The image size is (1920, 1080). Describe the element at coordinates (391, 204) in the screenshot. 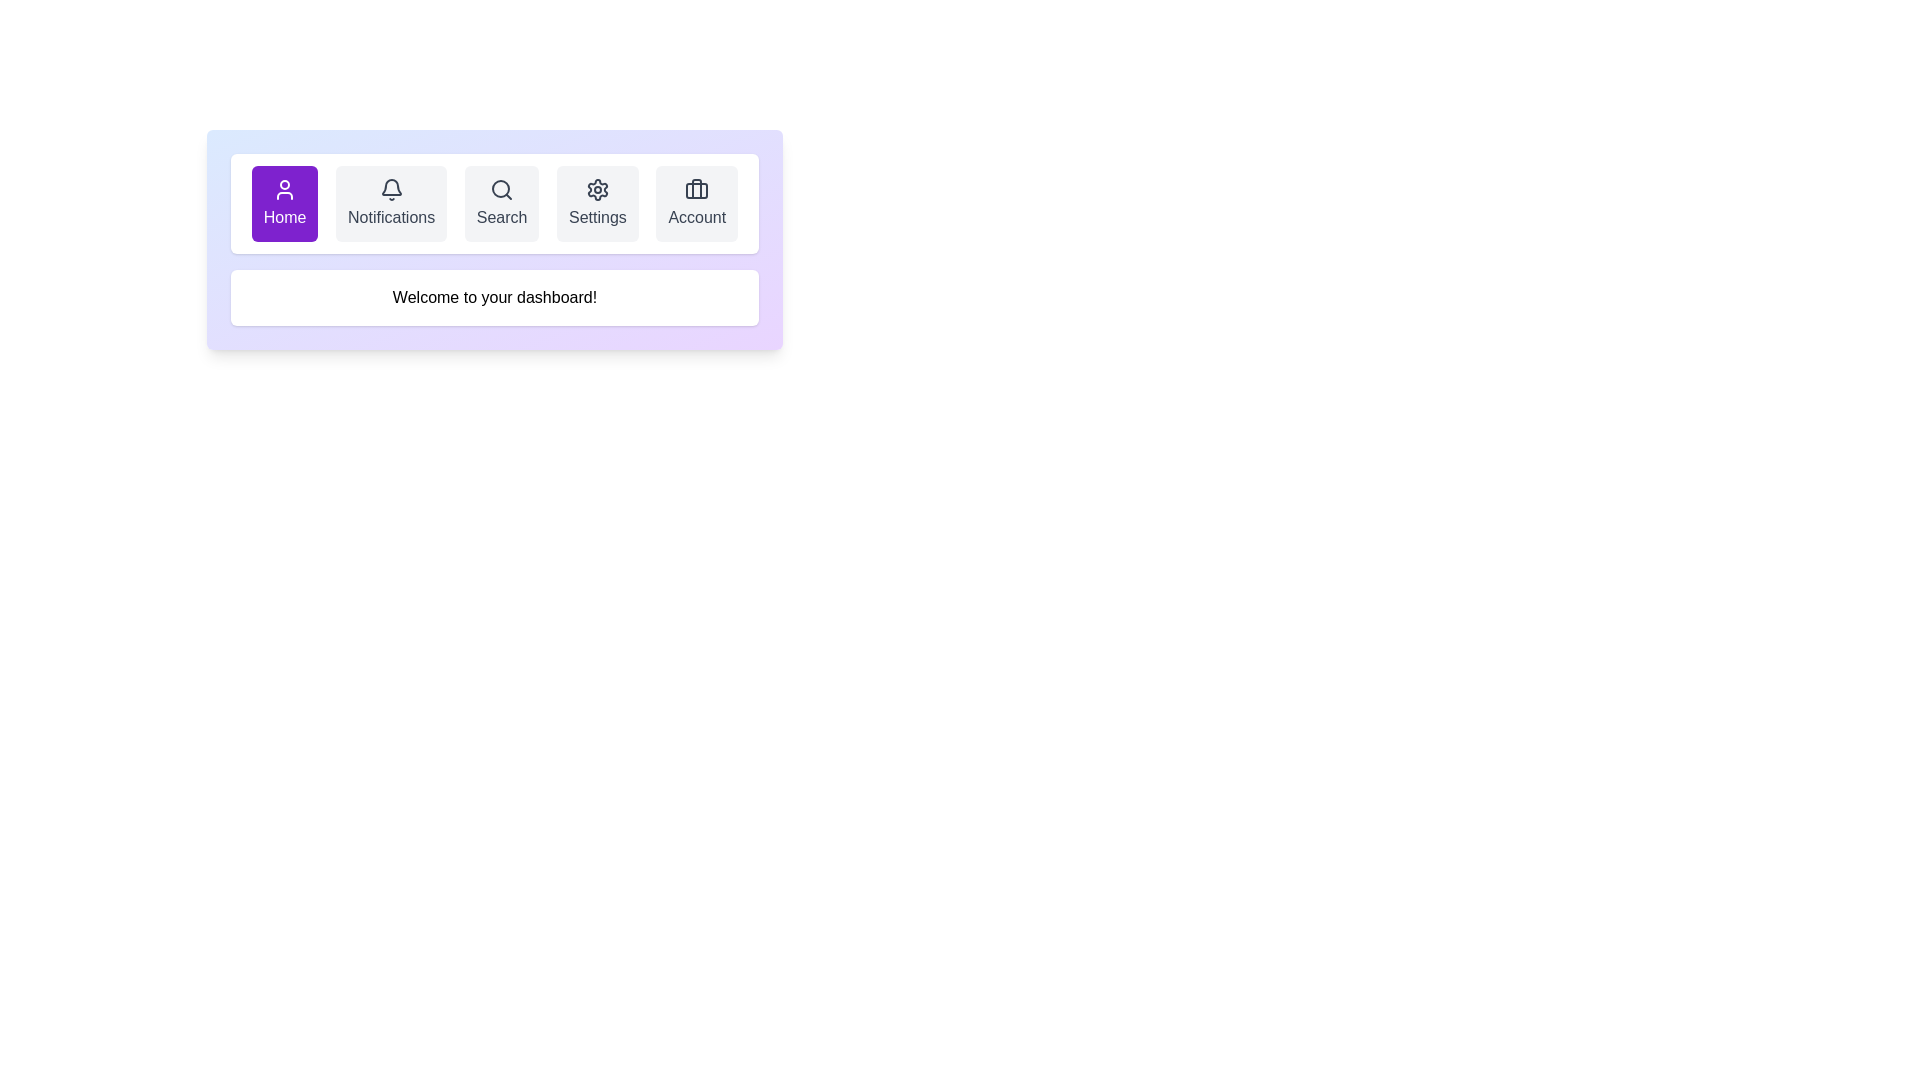

I see `the notifications button located in the horizontal navigation bar, positioned between the 'Home' and 'Search' buttons` at that location.